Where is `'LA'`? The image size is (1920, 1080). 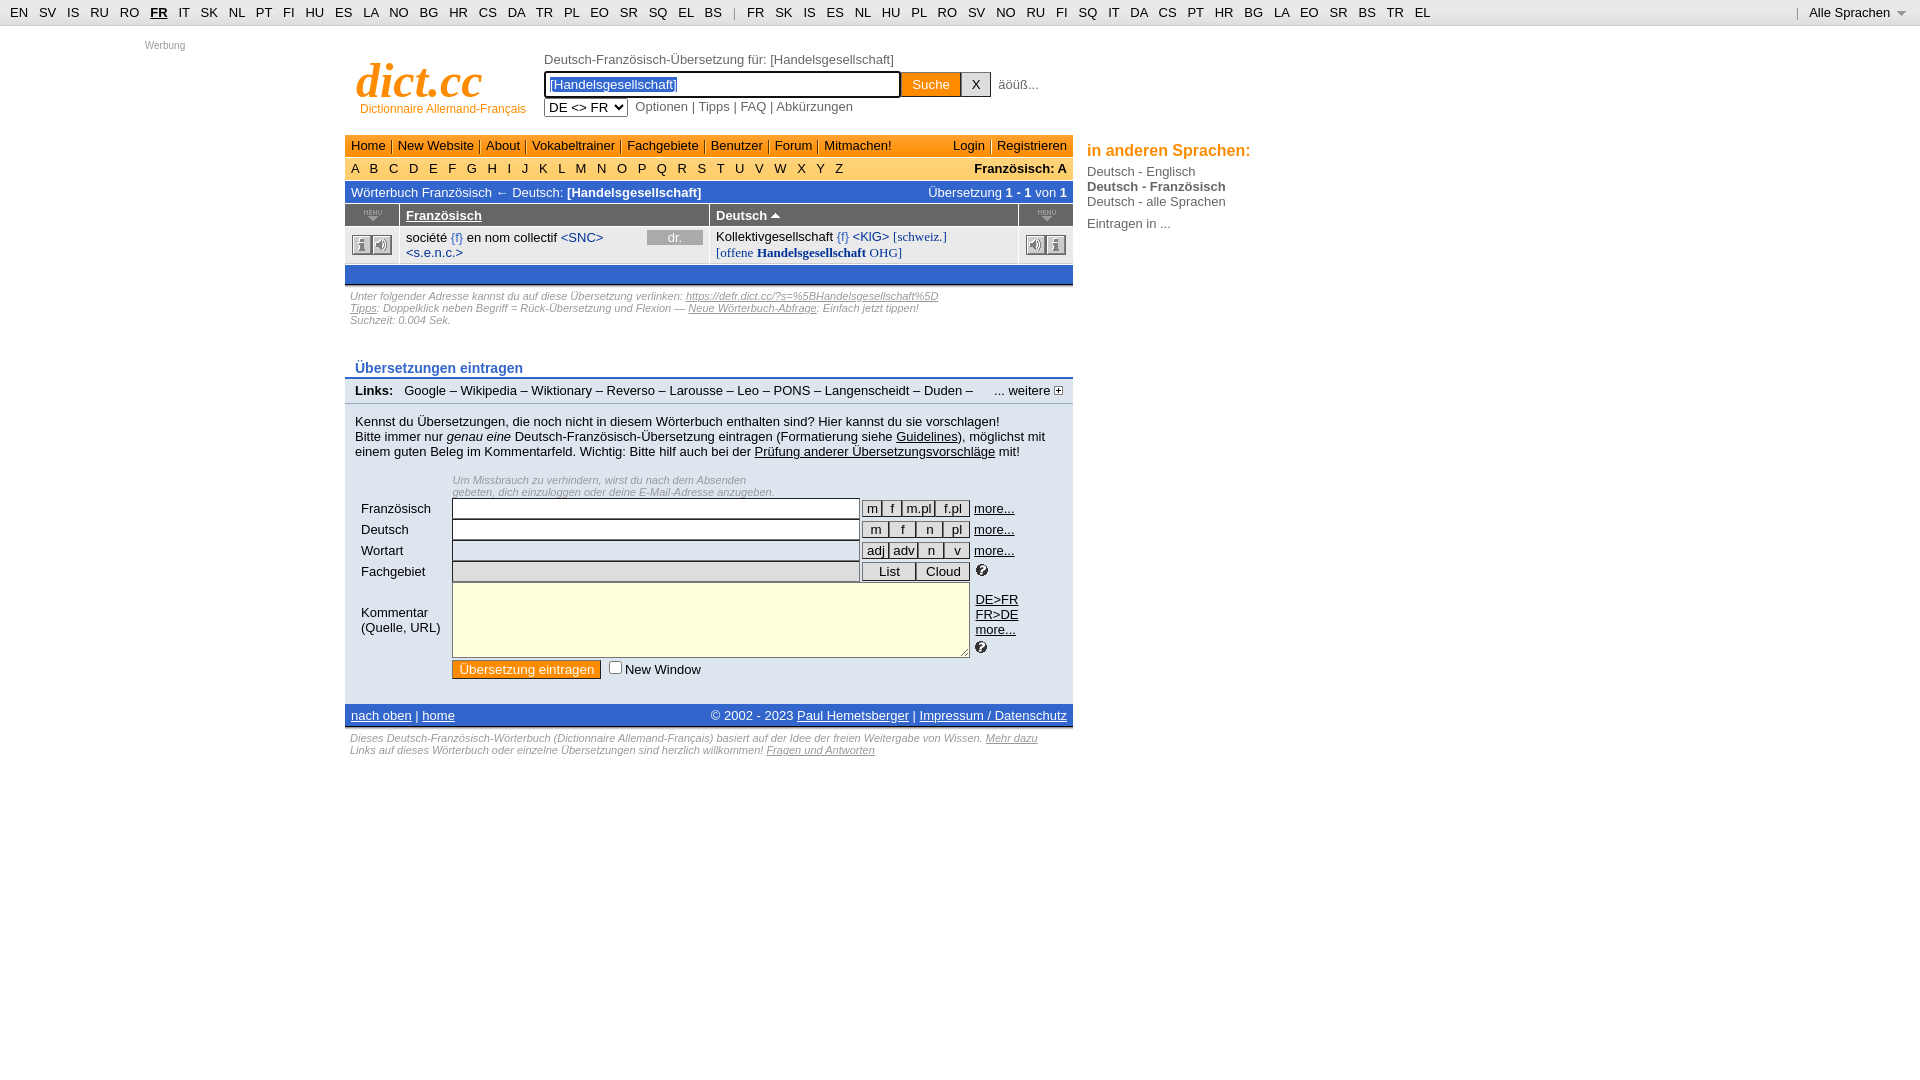
'LA' is located at coordinates (1281, 12).